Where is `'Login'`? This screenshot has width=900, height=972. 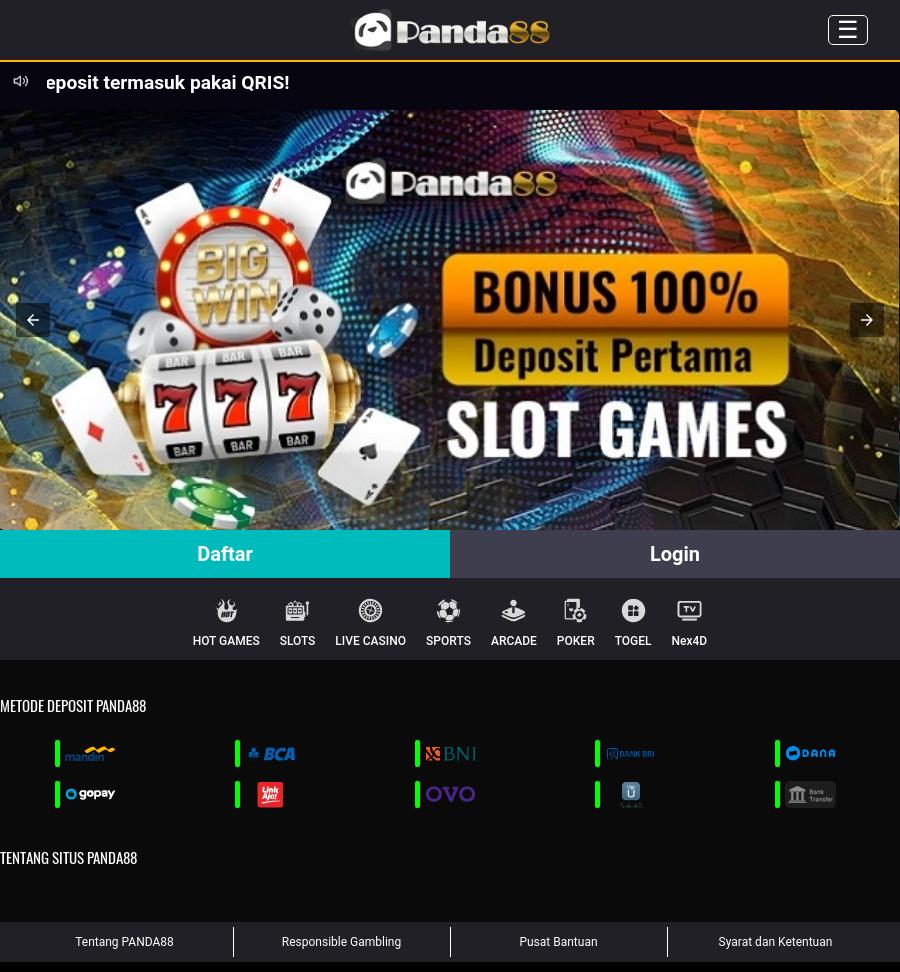
'Login' is located at coordinates (674, 553).